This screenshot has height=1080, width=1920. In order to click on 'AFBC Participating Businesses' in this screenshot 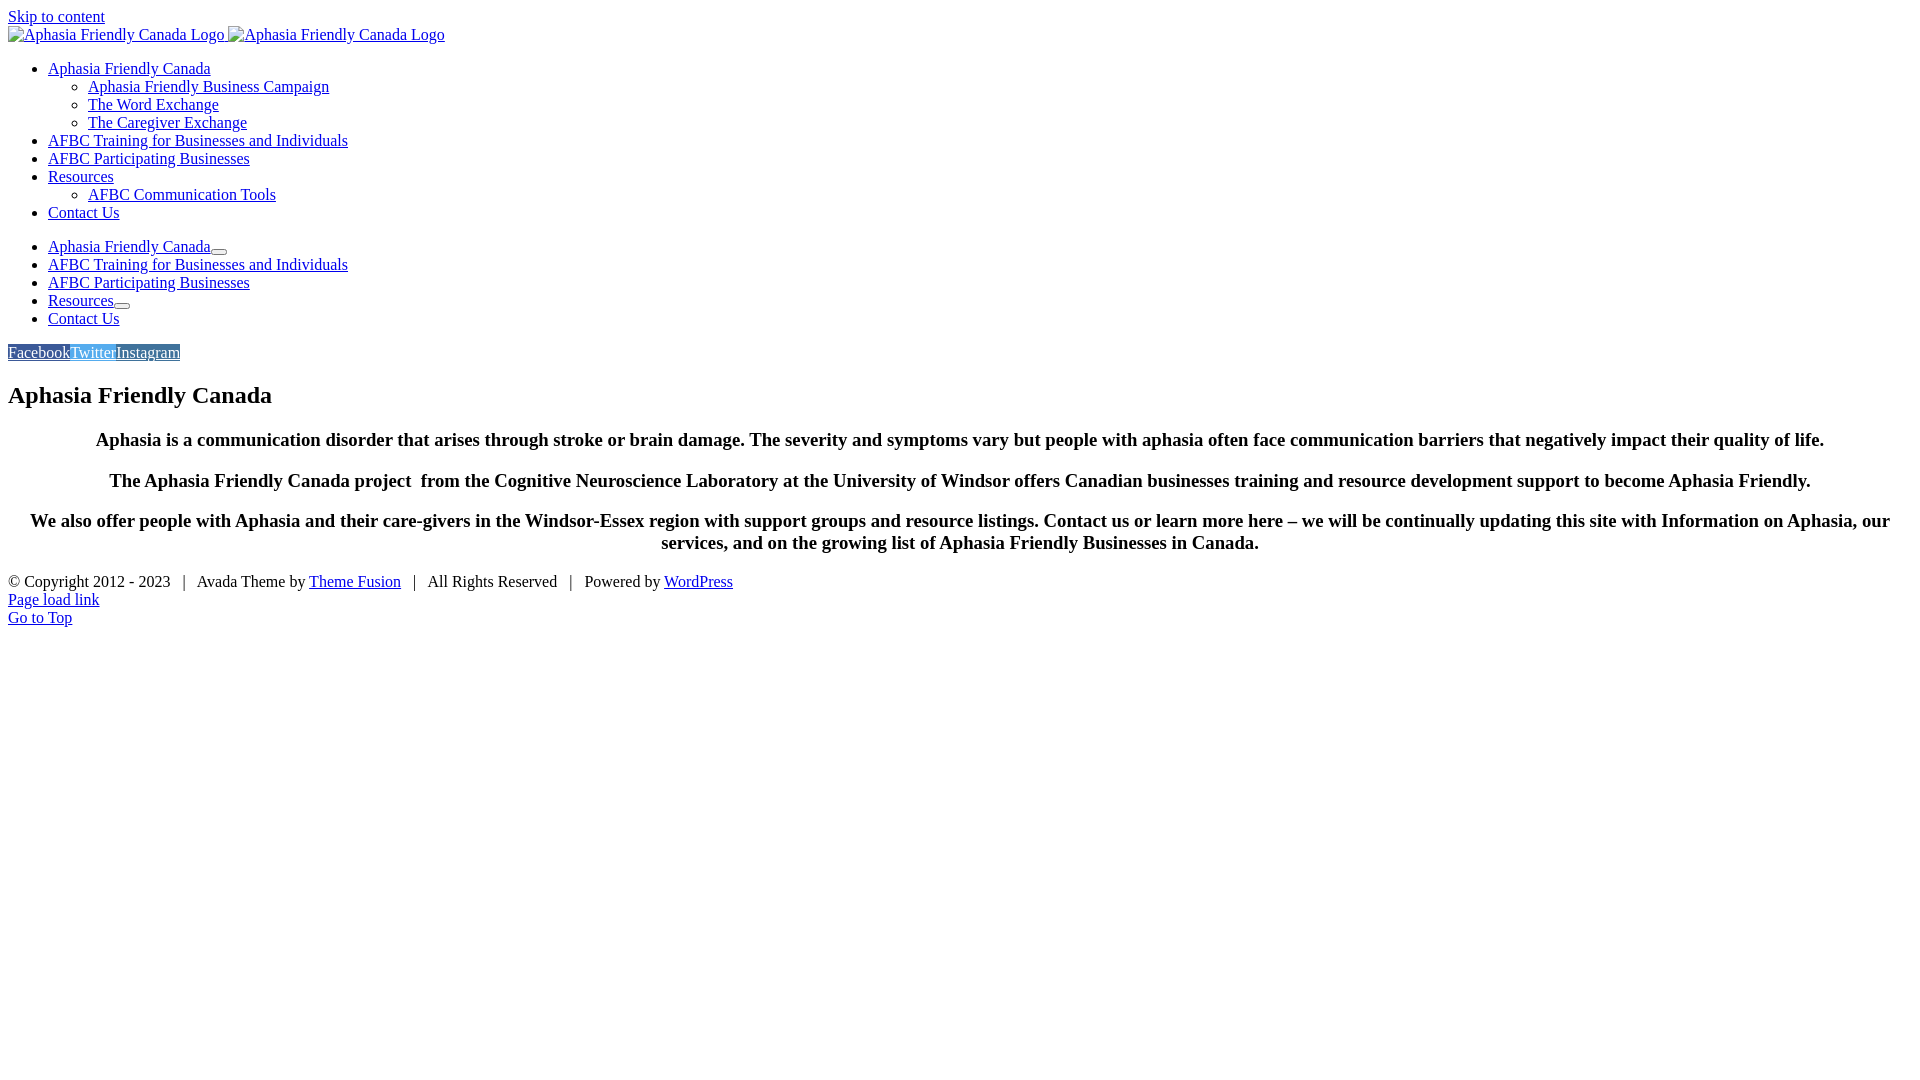, I will do `click(147, 282)`.